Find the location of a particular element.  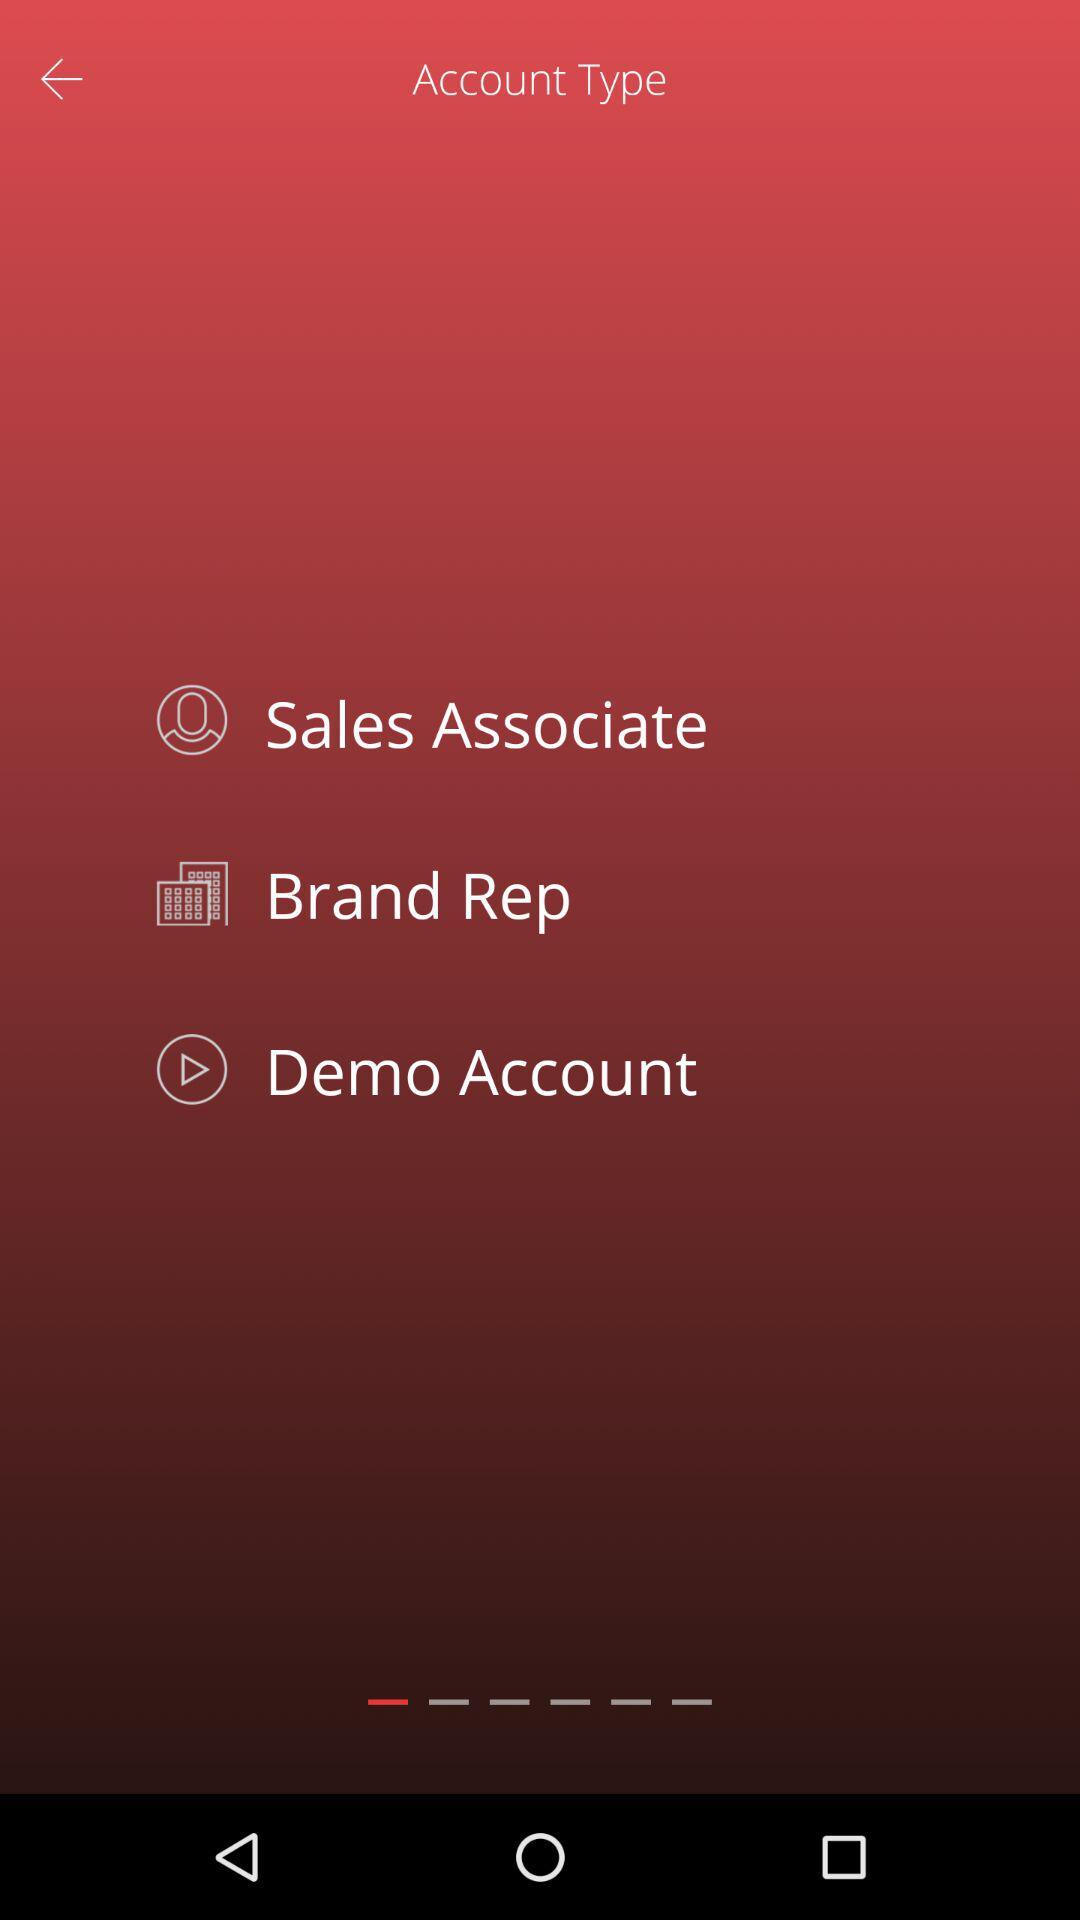

item below the sales associate icon is located at coordinates (585, 892).